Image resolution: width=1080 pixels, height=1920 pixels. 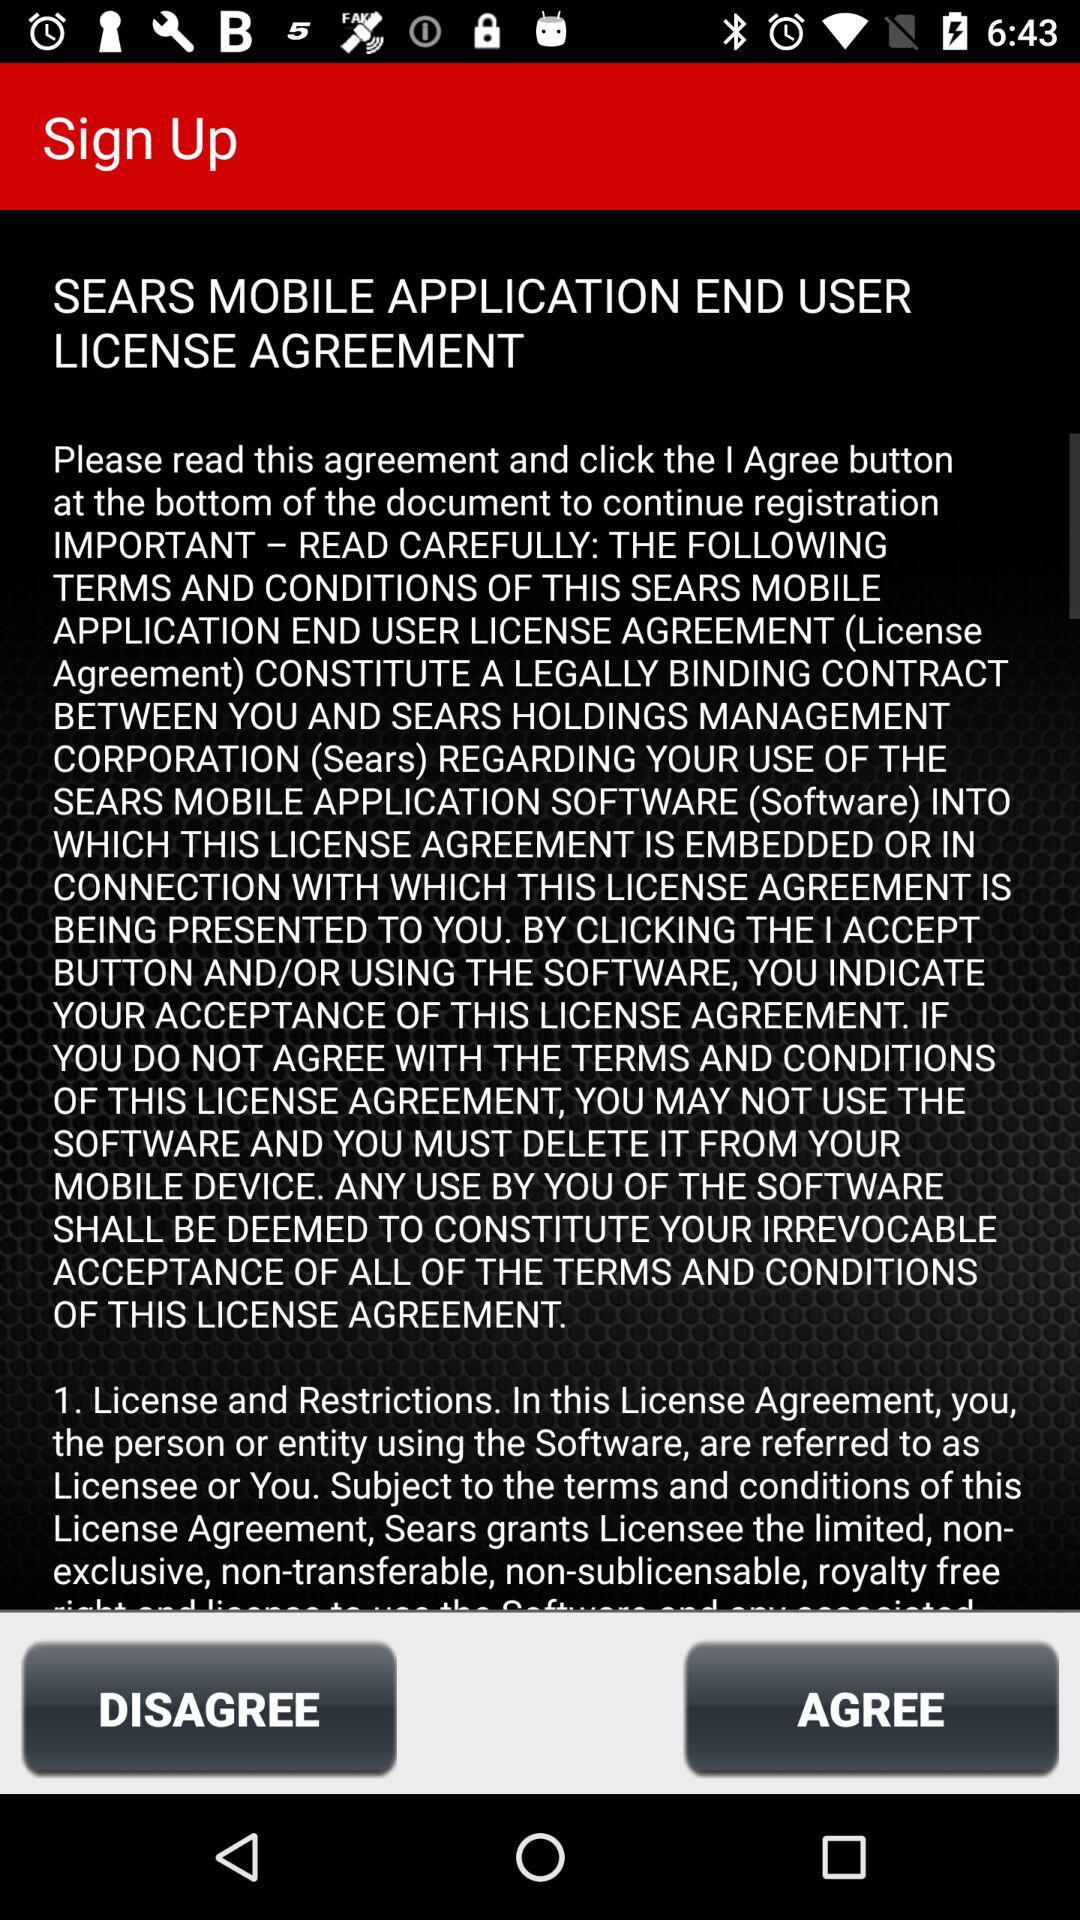 What do you see at coordinates (208, 1707) in the screenshot?
I see `the disagree item` at bounding box center [208, 1707].